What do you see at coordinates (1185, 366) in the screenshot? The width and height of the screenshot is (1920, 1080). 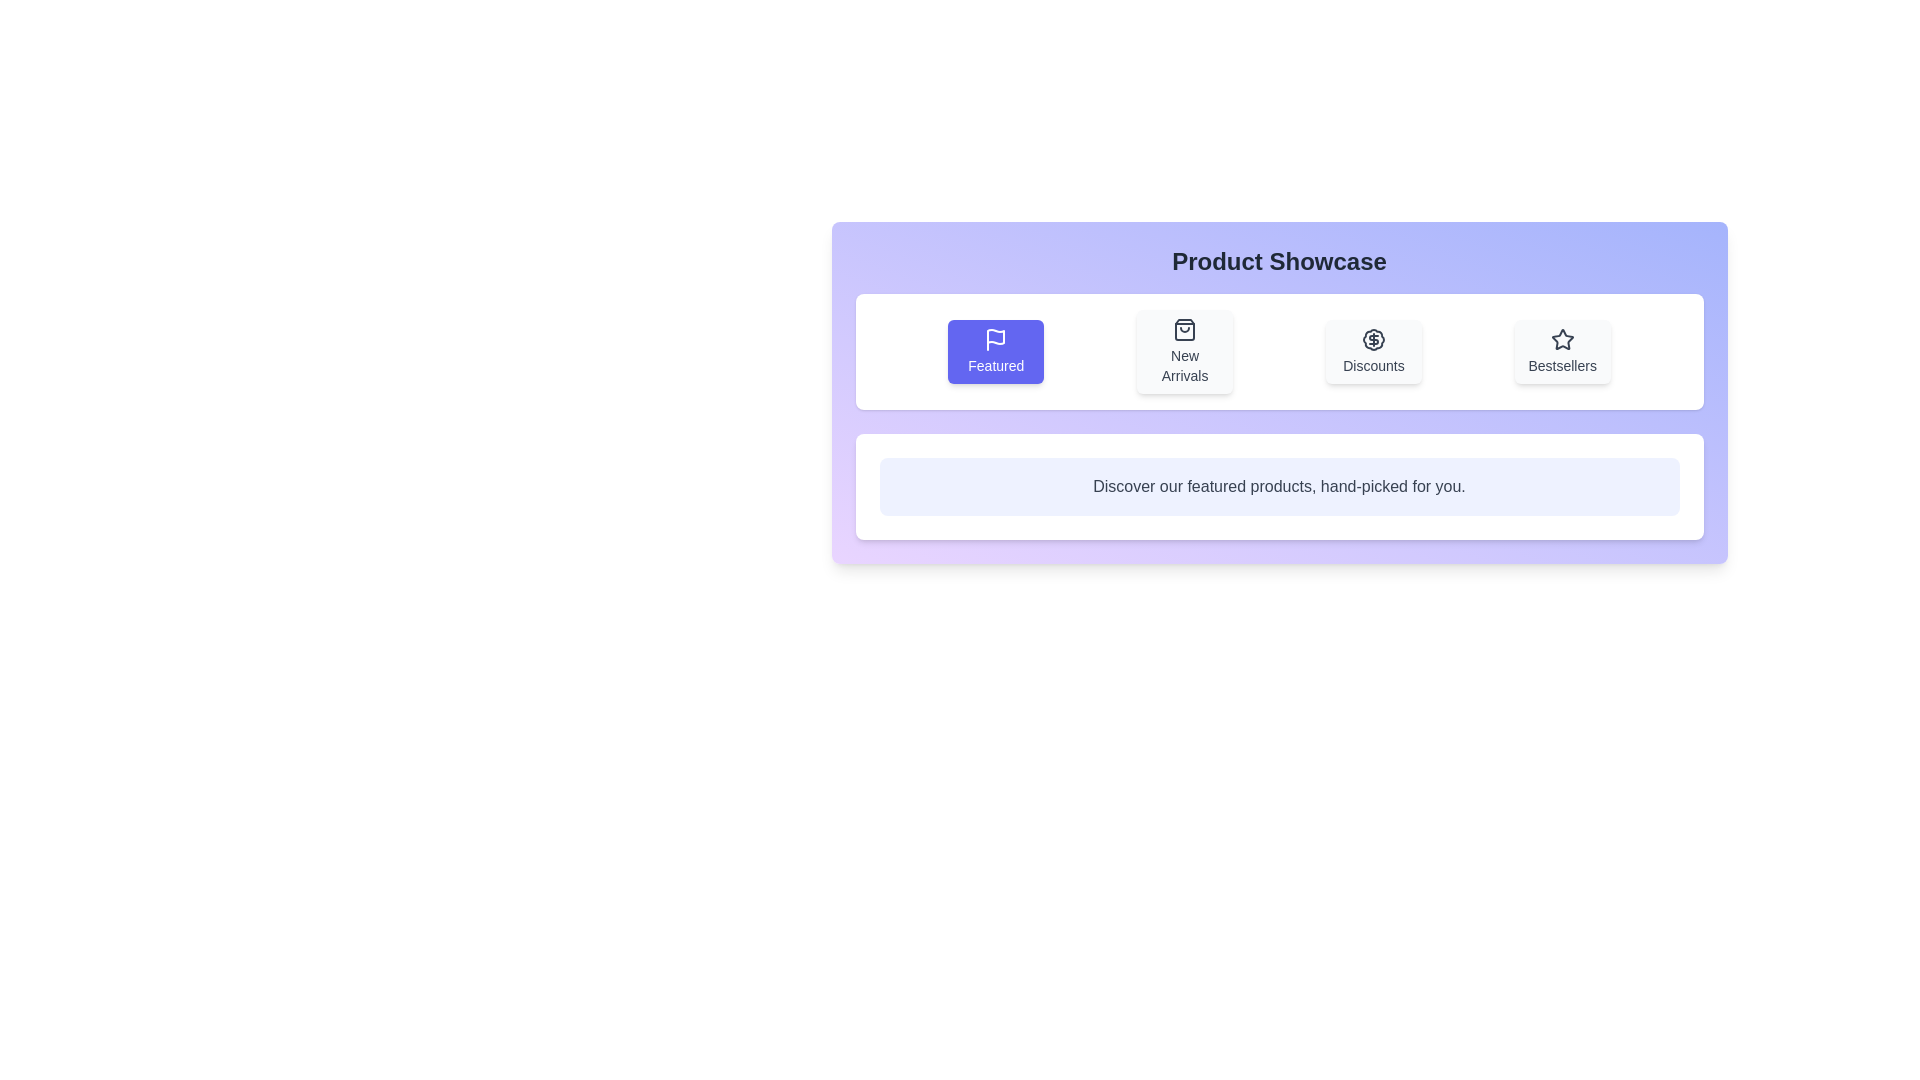 I see `the 'New Arrivals' text label, which is displayed in a medium-sized font with a dark color within a card component in the 'Product Showcase' section` at bounding box center [1185, 366].